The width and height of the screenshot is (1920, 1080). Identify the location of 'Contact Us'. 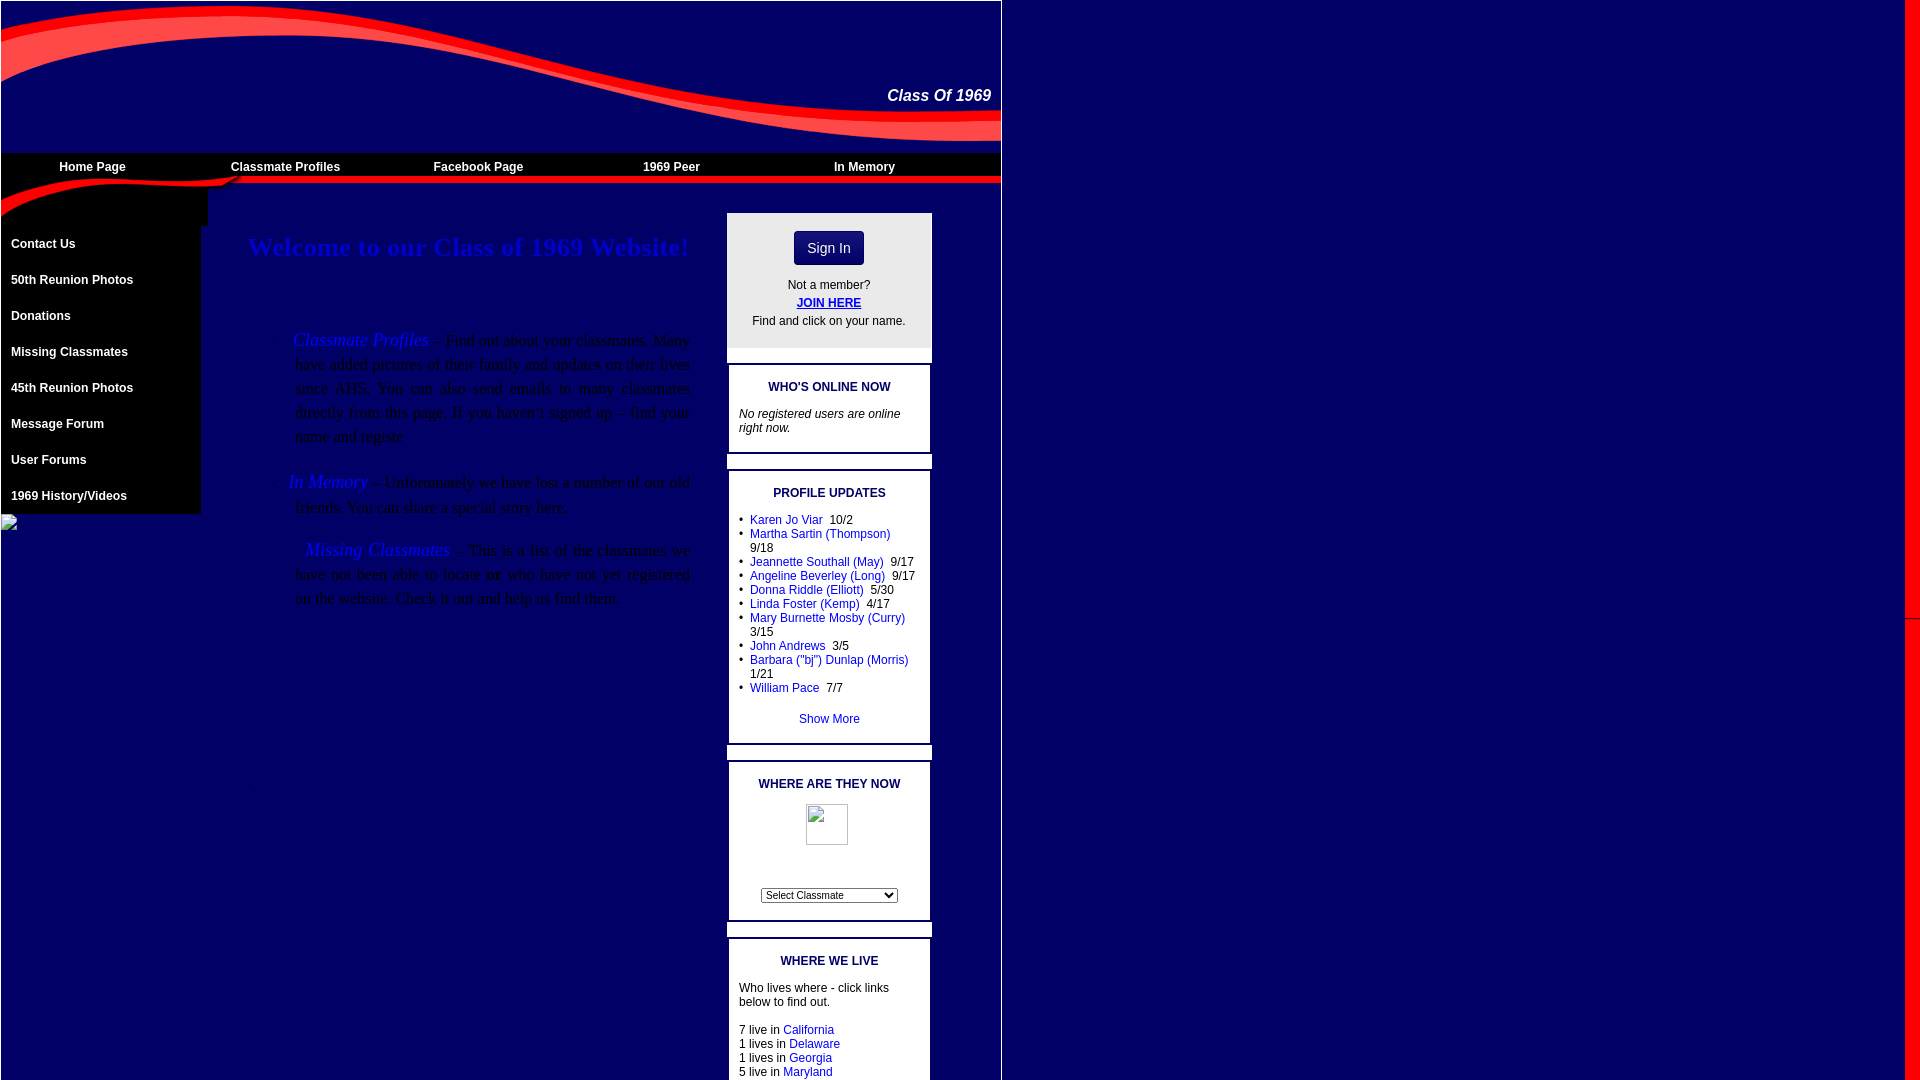
(99, 242).